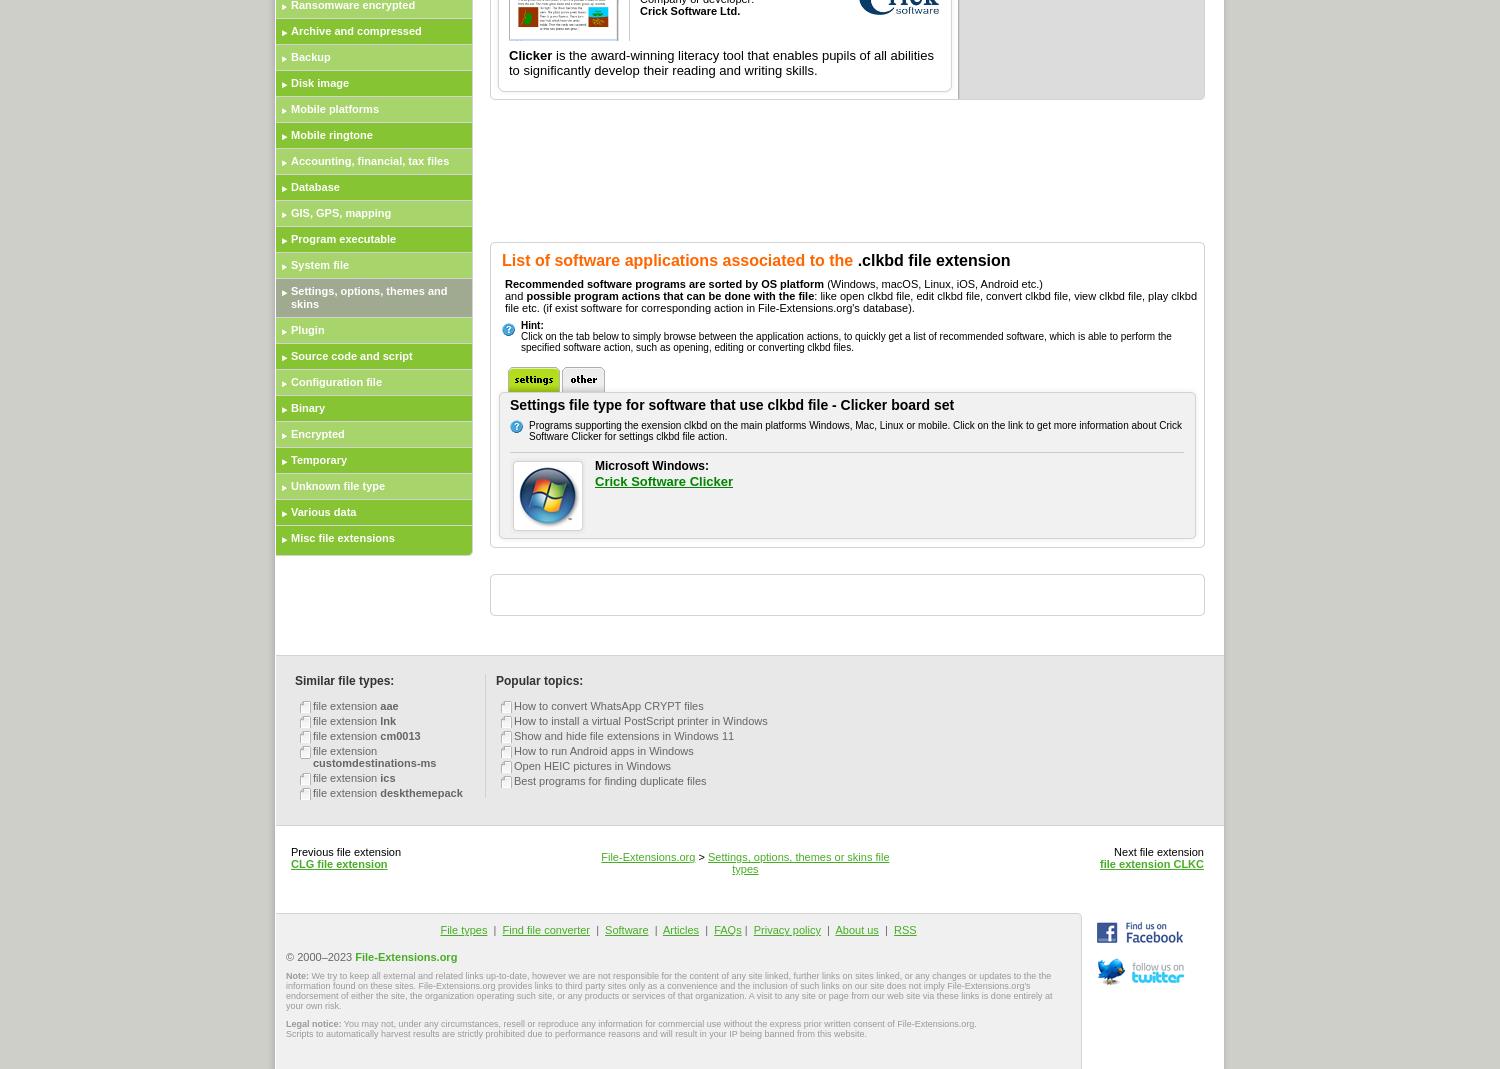 This screenshot has height=1069, width=1500. What do you see at coordinates (530, 53) in the screenshot?
I see `'Clicker'` at bounding box center [530, 53].